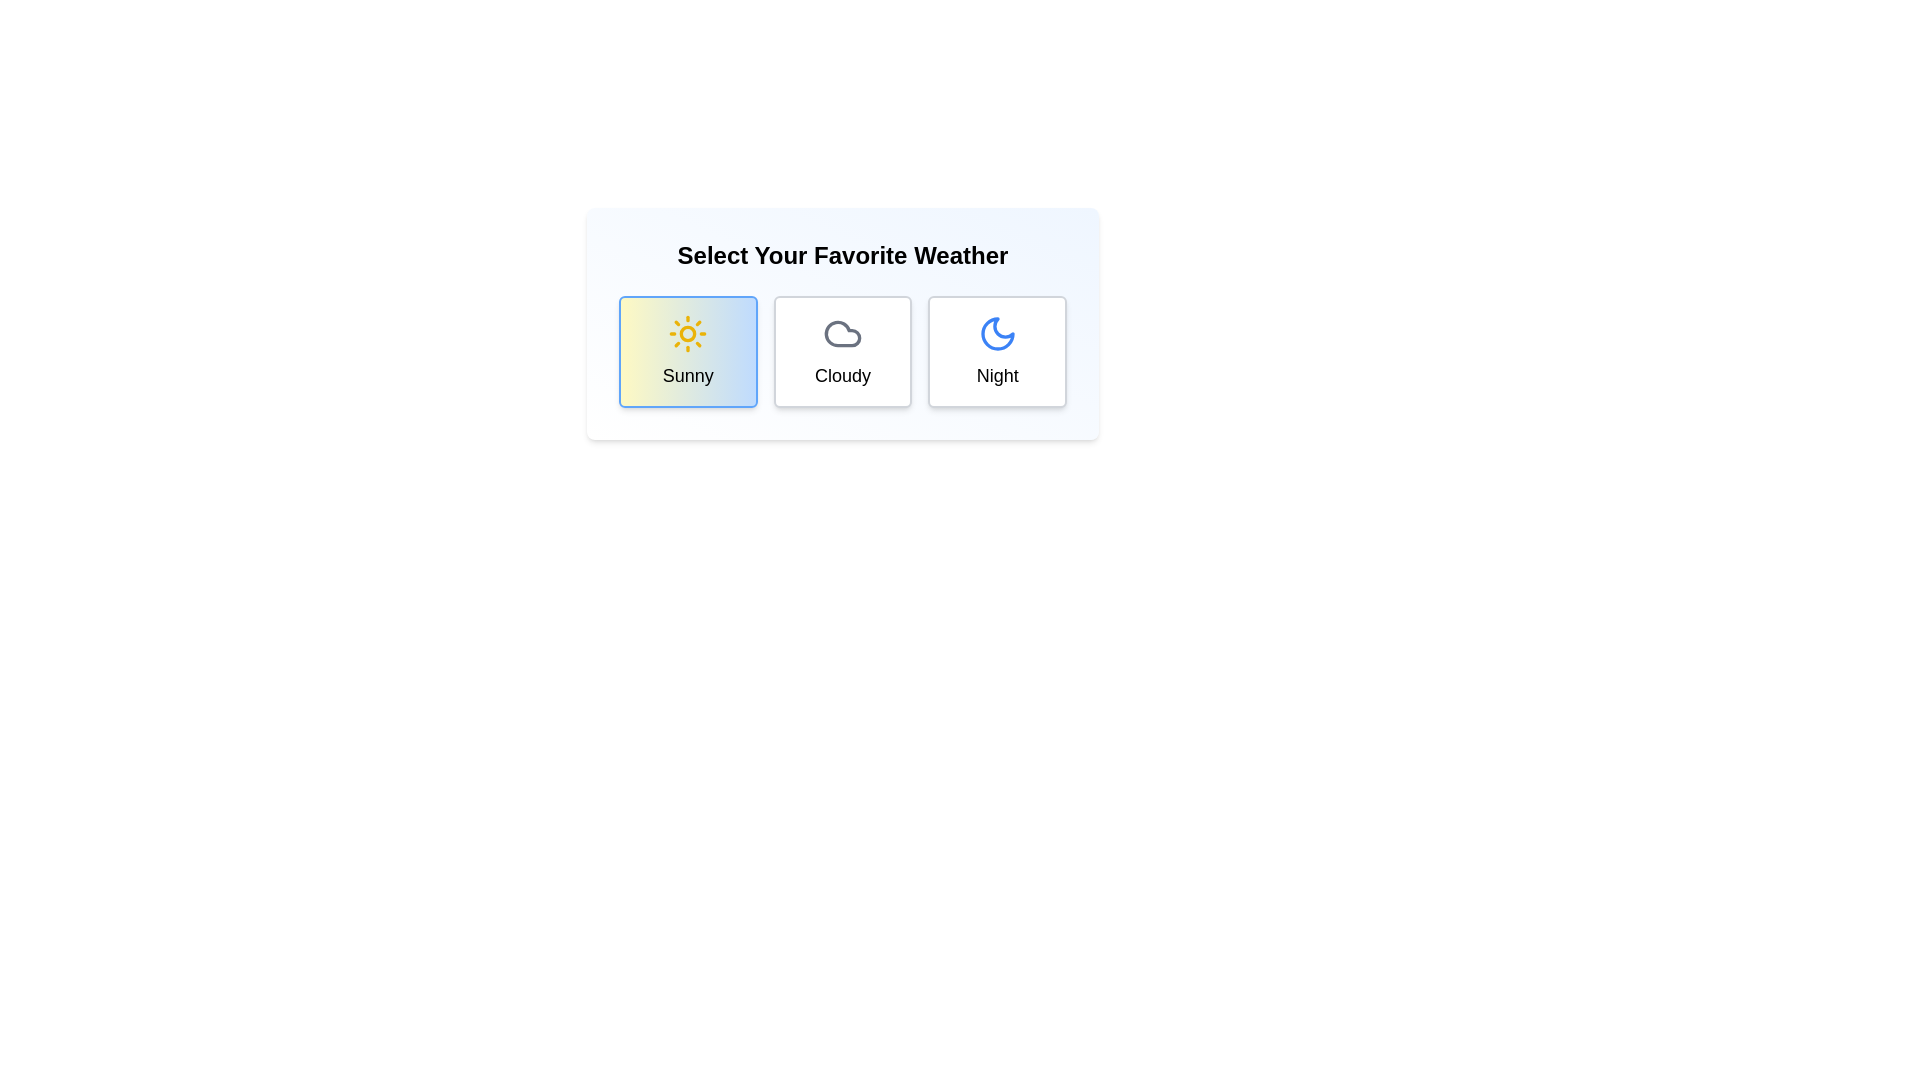 The width and height of the screenshot is (1920, 1080). What do you see at coordinates (688, 333) in the screenshot?
I see `the central circular yellow icon of the sun illustration, which is part of the 'Sunny' option in the weather selection row below 'Select Your Favorite Weather.'` at bounding box center [688, 333].